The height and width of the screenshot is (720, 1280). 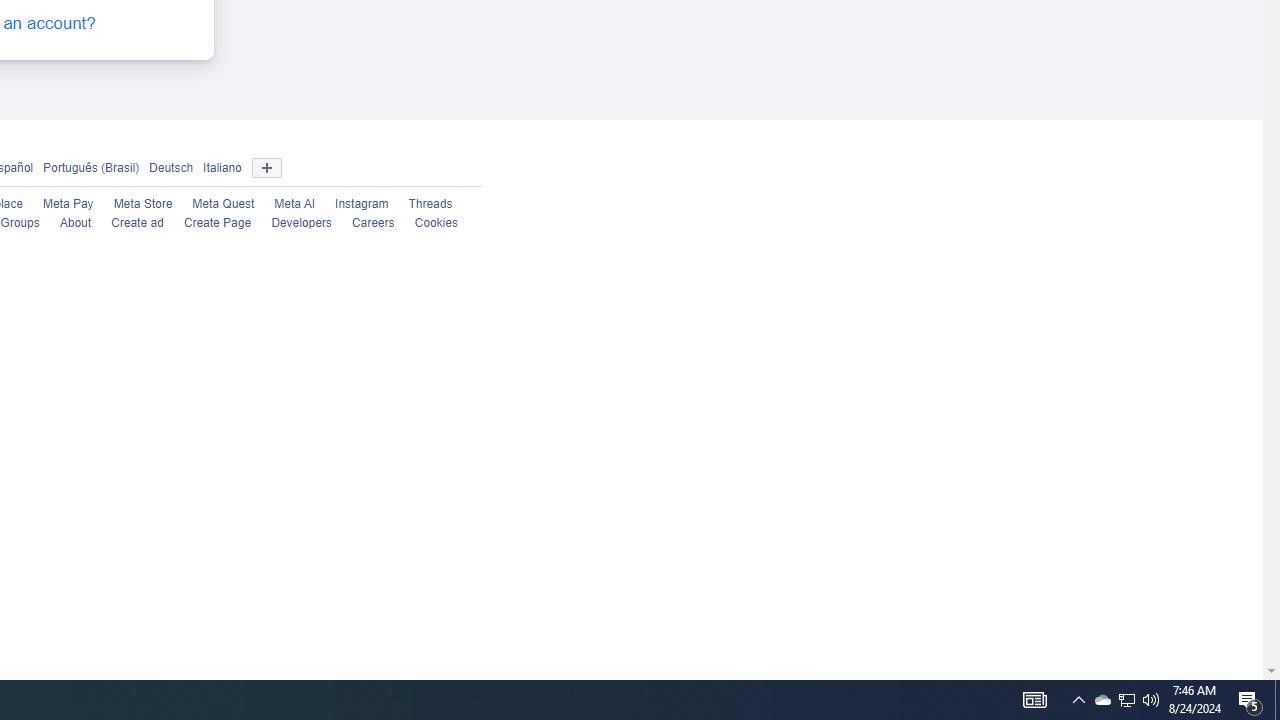 What do you see at coordinates (136, 223) in the screenshot?
I see `'Create ad'` at bounding box center [136, 223].